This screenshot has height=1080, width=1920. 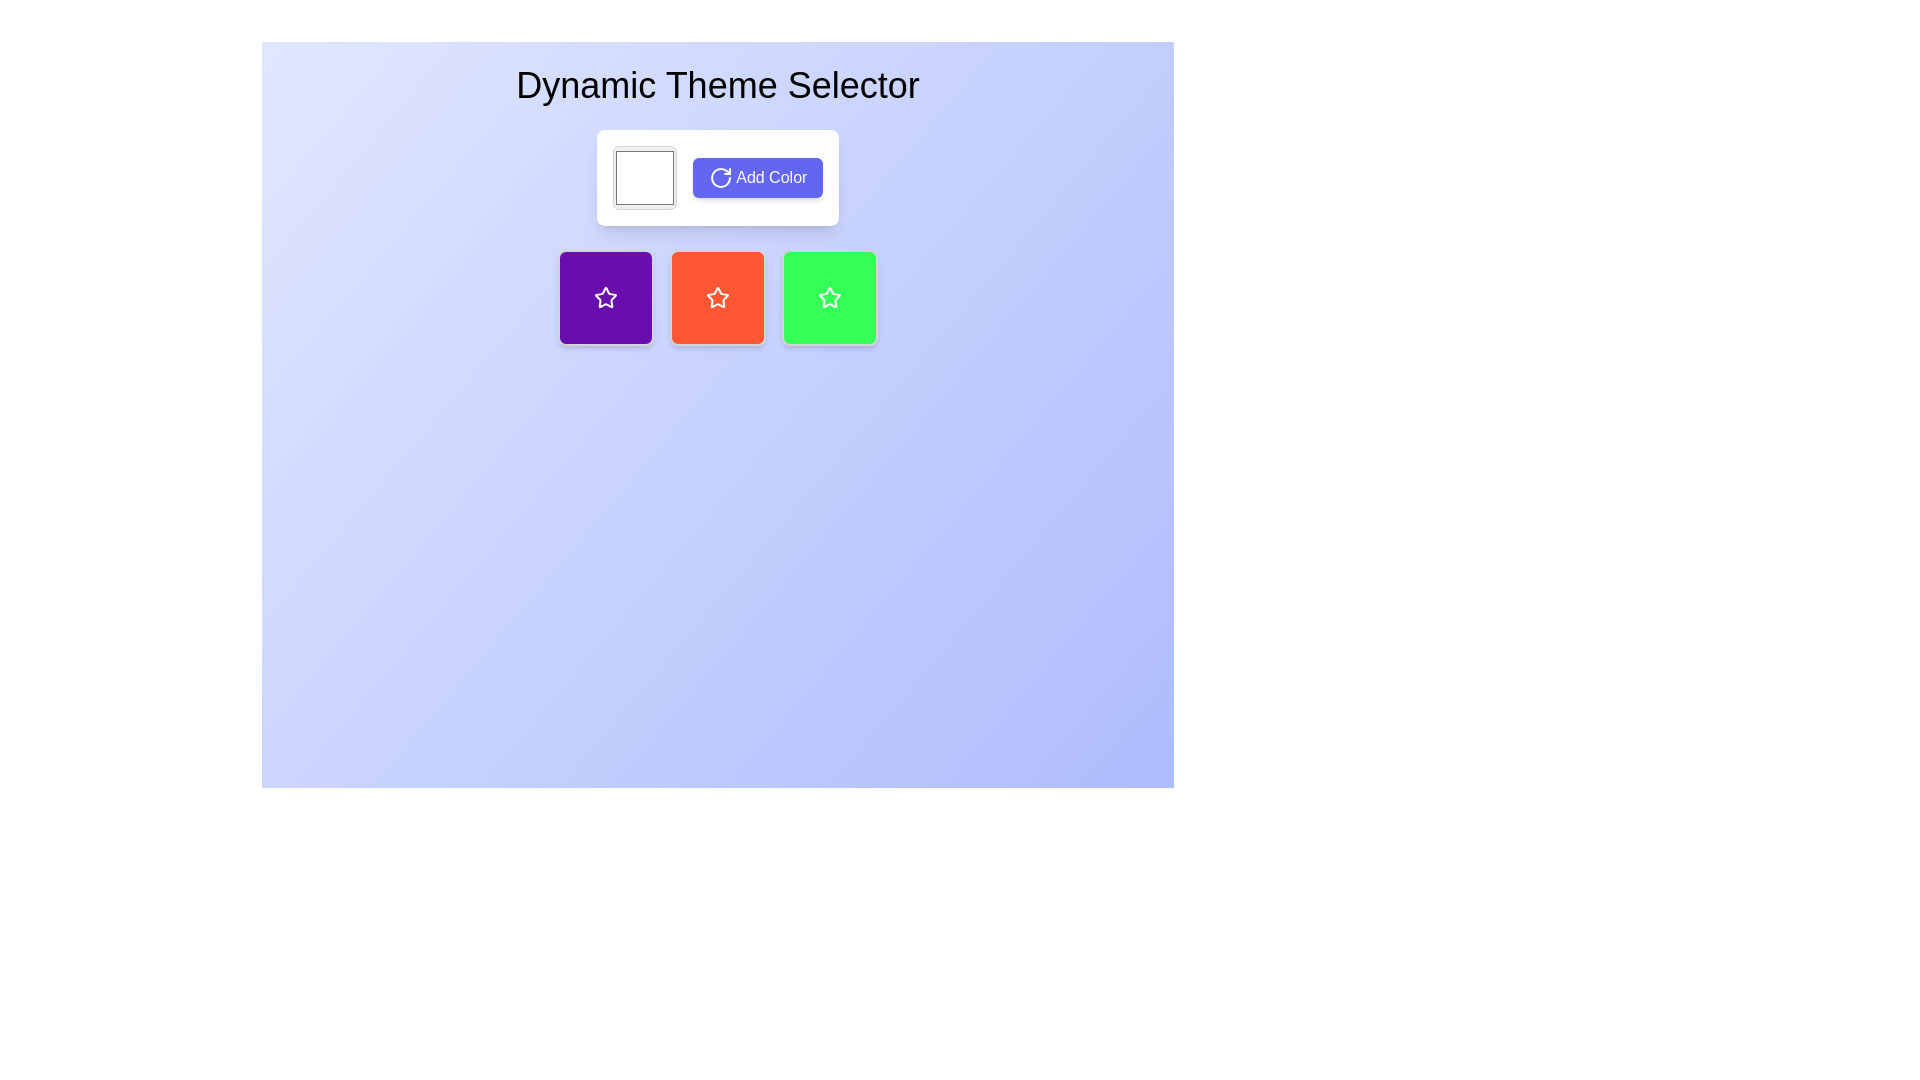 What do you see at coordinates (604, 297) in the screenshot?
I see `the leftmost star icon, which signifies selection or highlighting` at bounding box center [604, 297].